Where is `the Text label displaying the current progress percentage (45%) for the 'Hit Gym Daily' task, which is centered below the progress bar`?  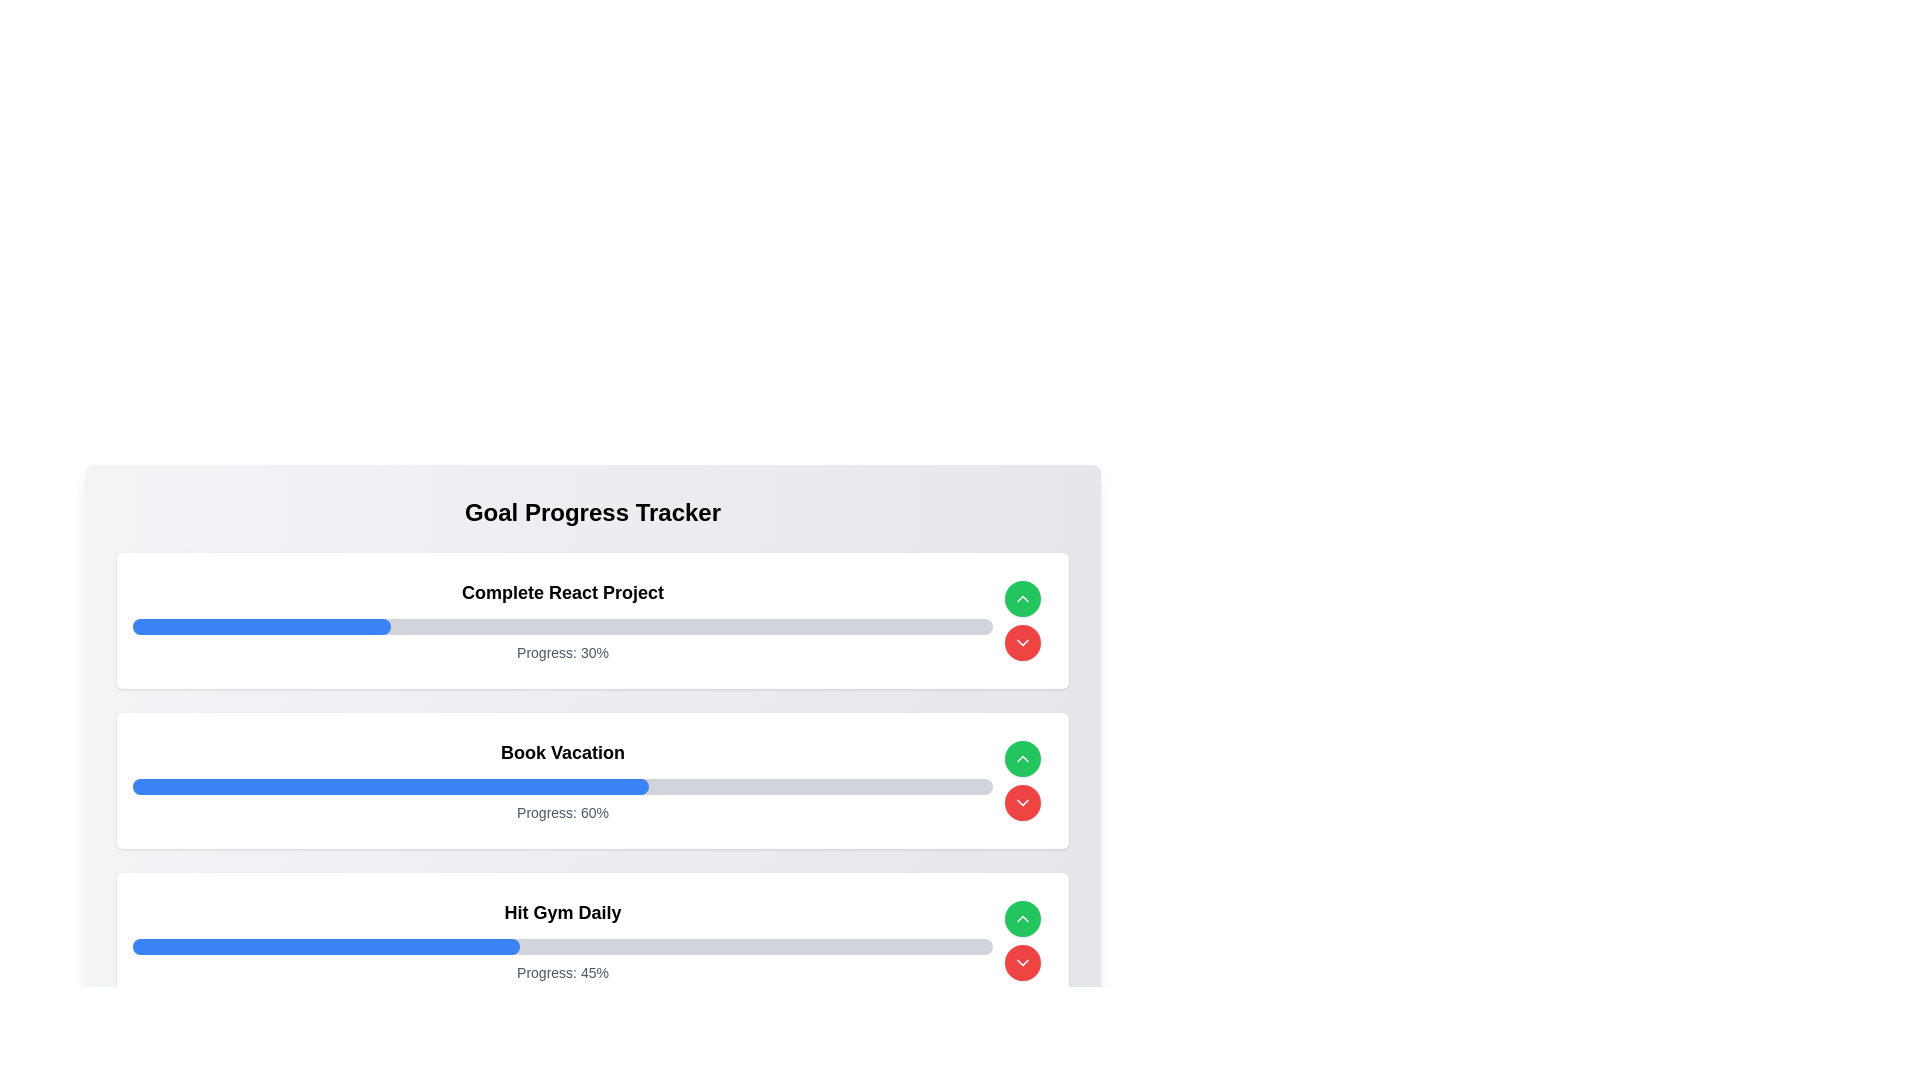 the Text label displaying the current progress percentage (45%) for the 'Hit Gym Daily' task, which is centered below the progress bar is located at coordinates (561, 971).